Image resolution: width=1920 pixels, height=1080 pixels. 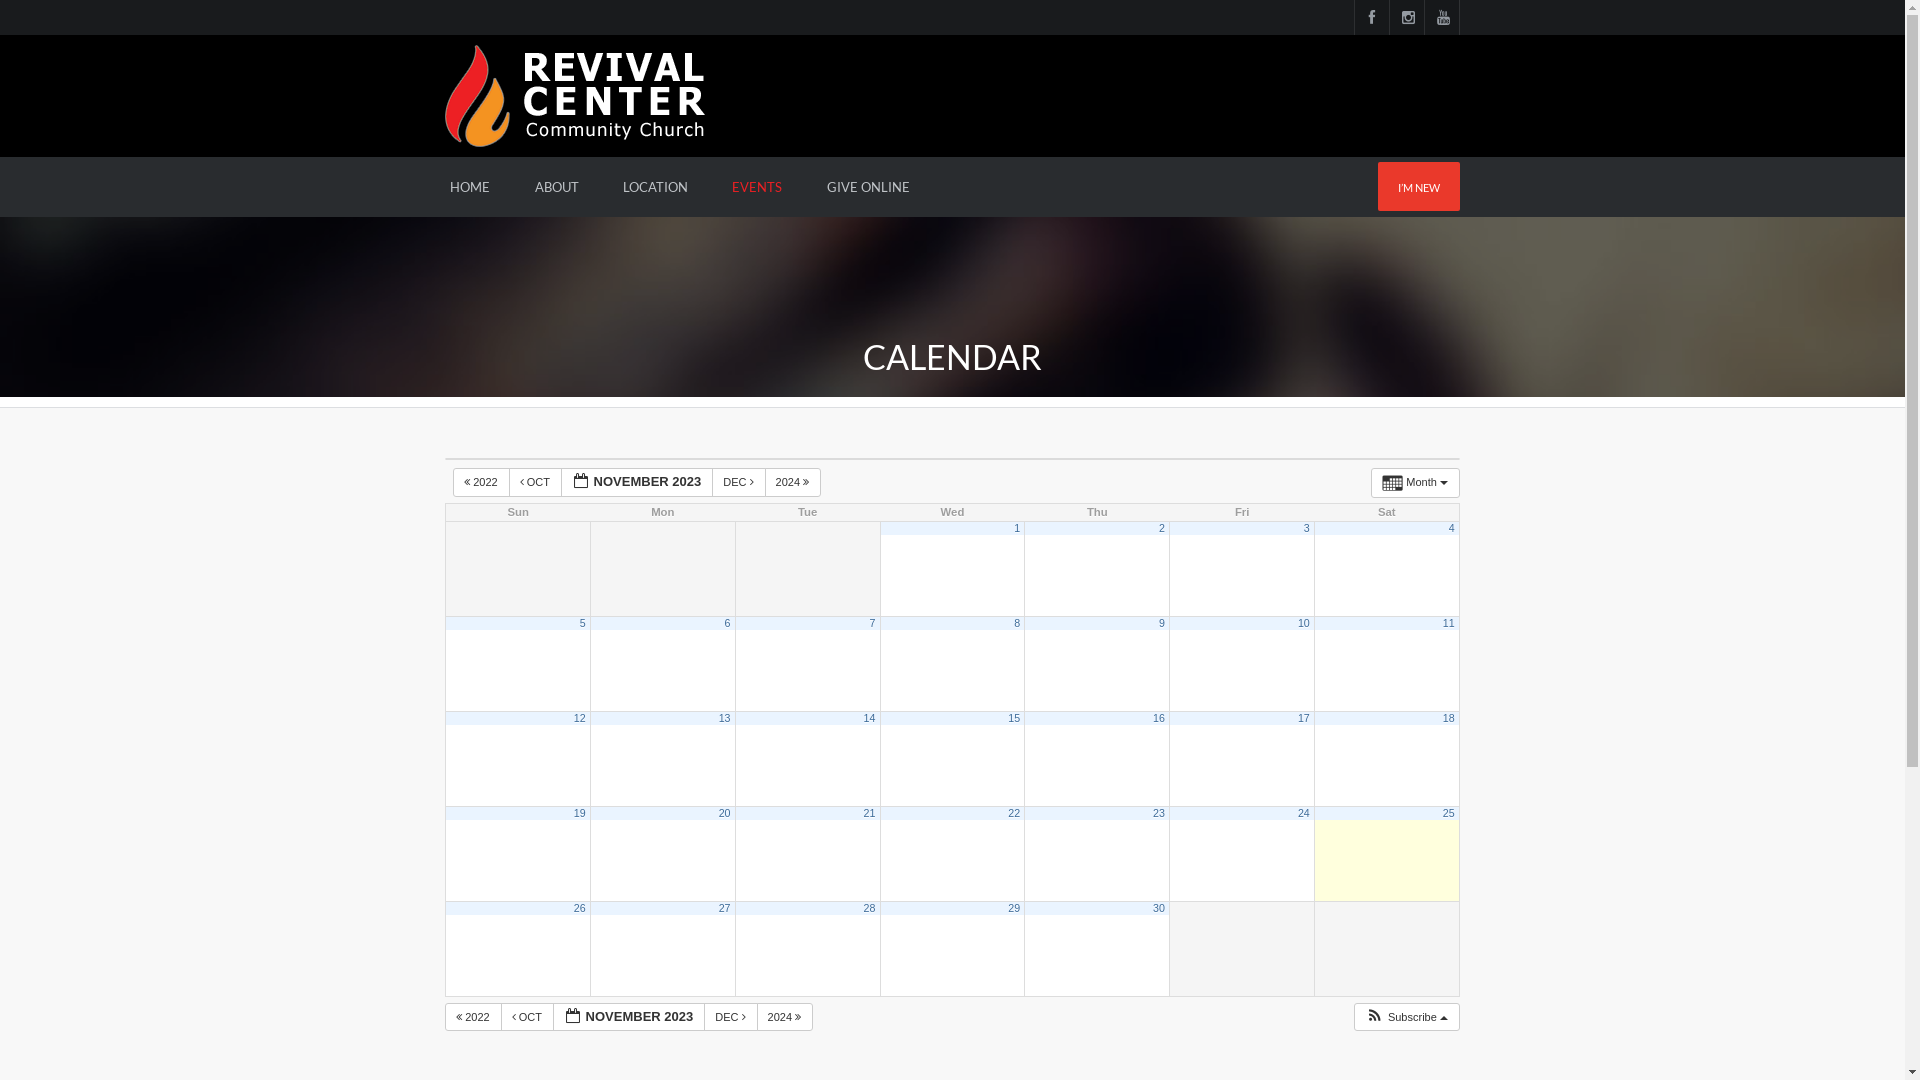 I want to click on '2024', so click(x=792, y=482).